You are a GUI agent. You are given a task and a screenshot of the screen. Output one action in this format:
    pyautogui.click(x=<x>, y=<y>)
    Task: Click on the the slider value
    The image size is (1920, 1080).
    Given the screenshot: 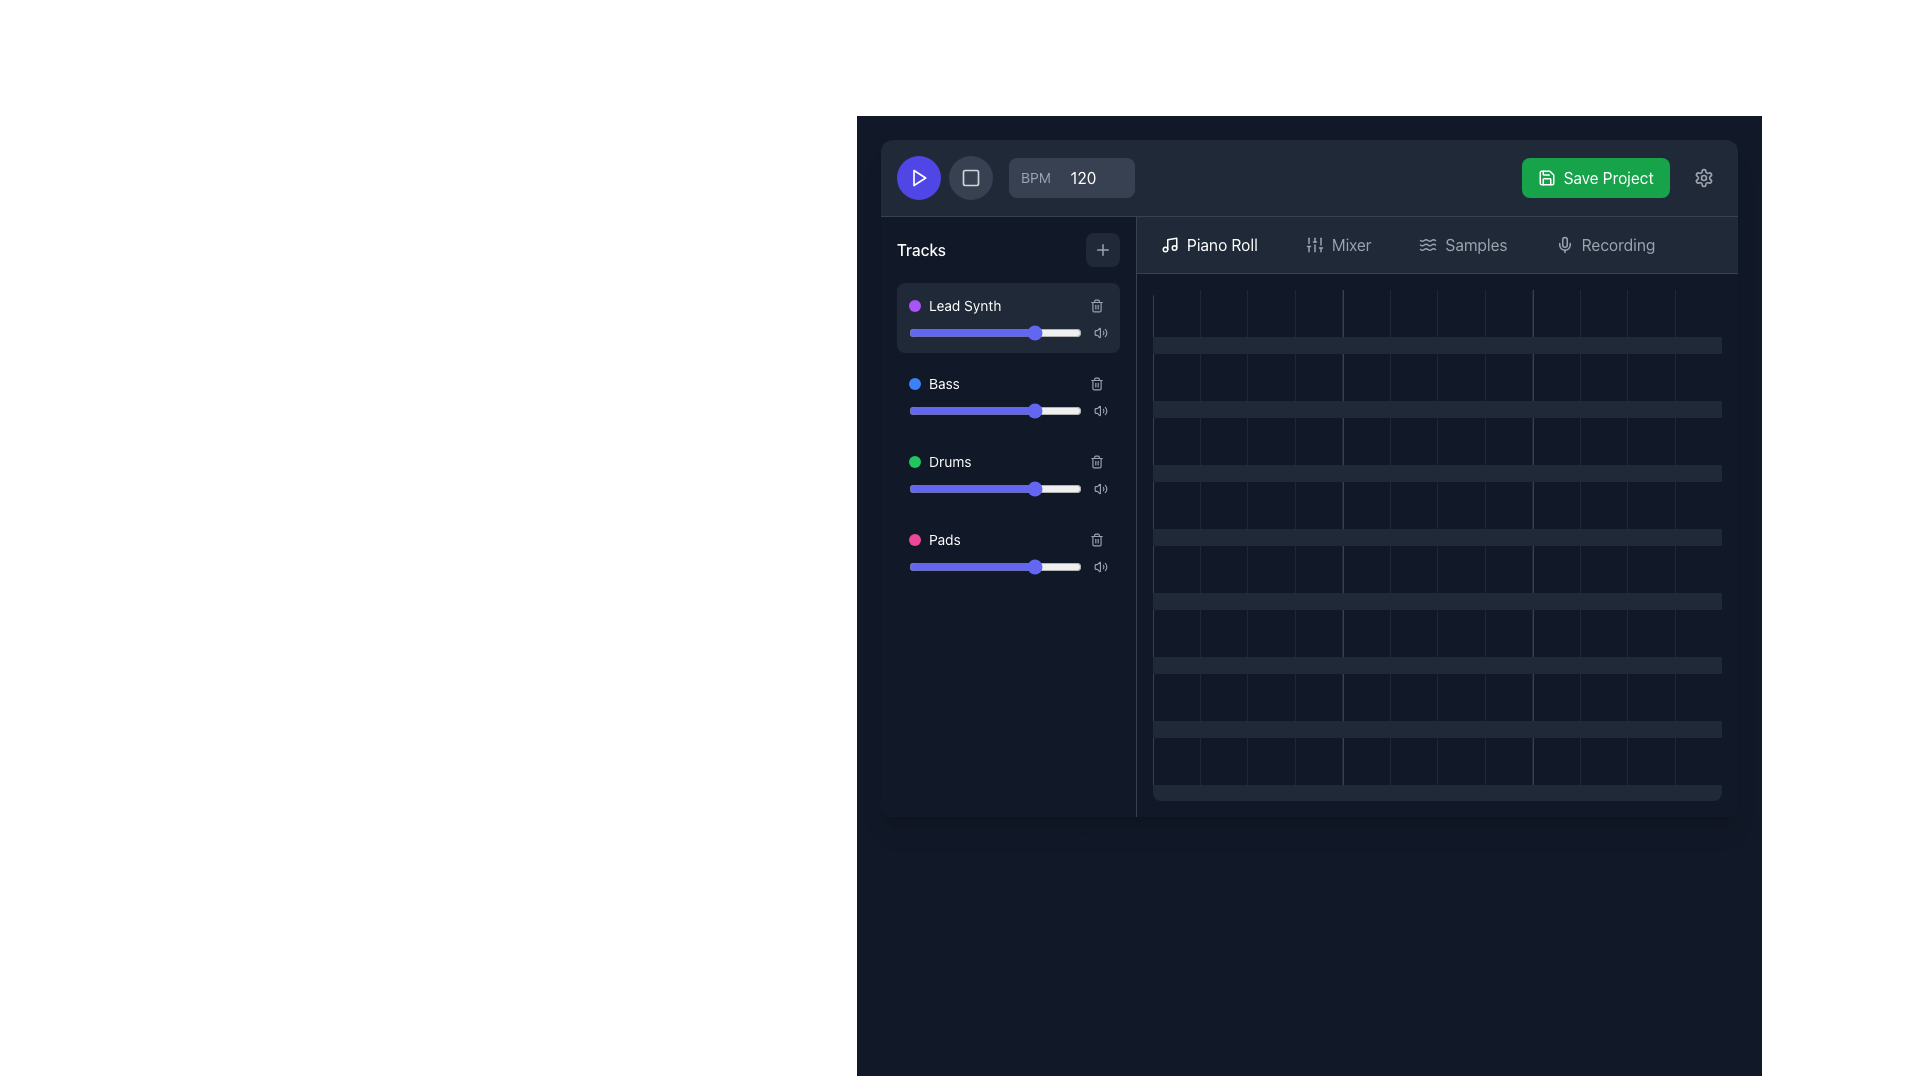 What is the action you would take?
    pyautogui.click(x=979, y=489)
    